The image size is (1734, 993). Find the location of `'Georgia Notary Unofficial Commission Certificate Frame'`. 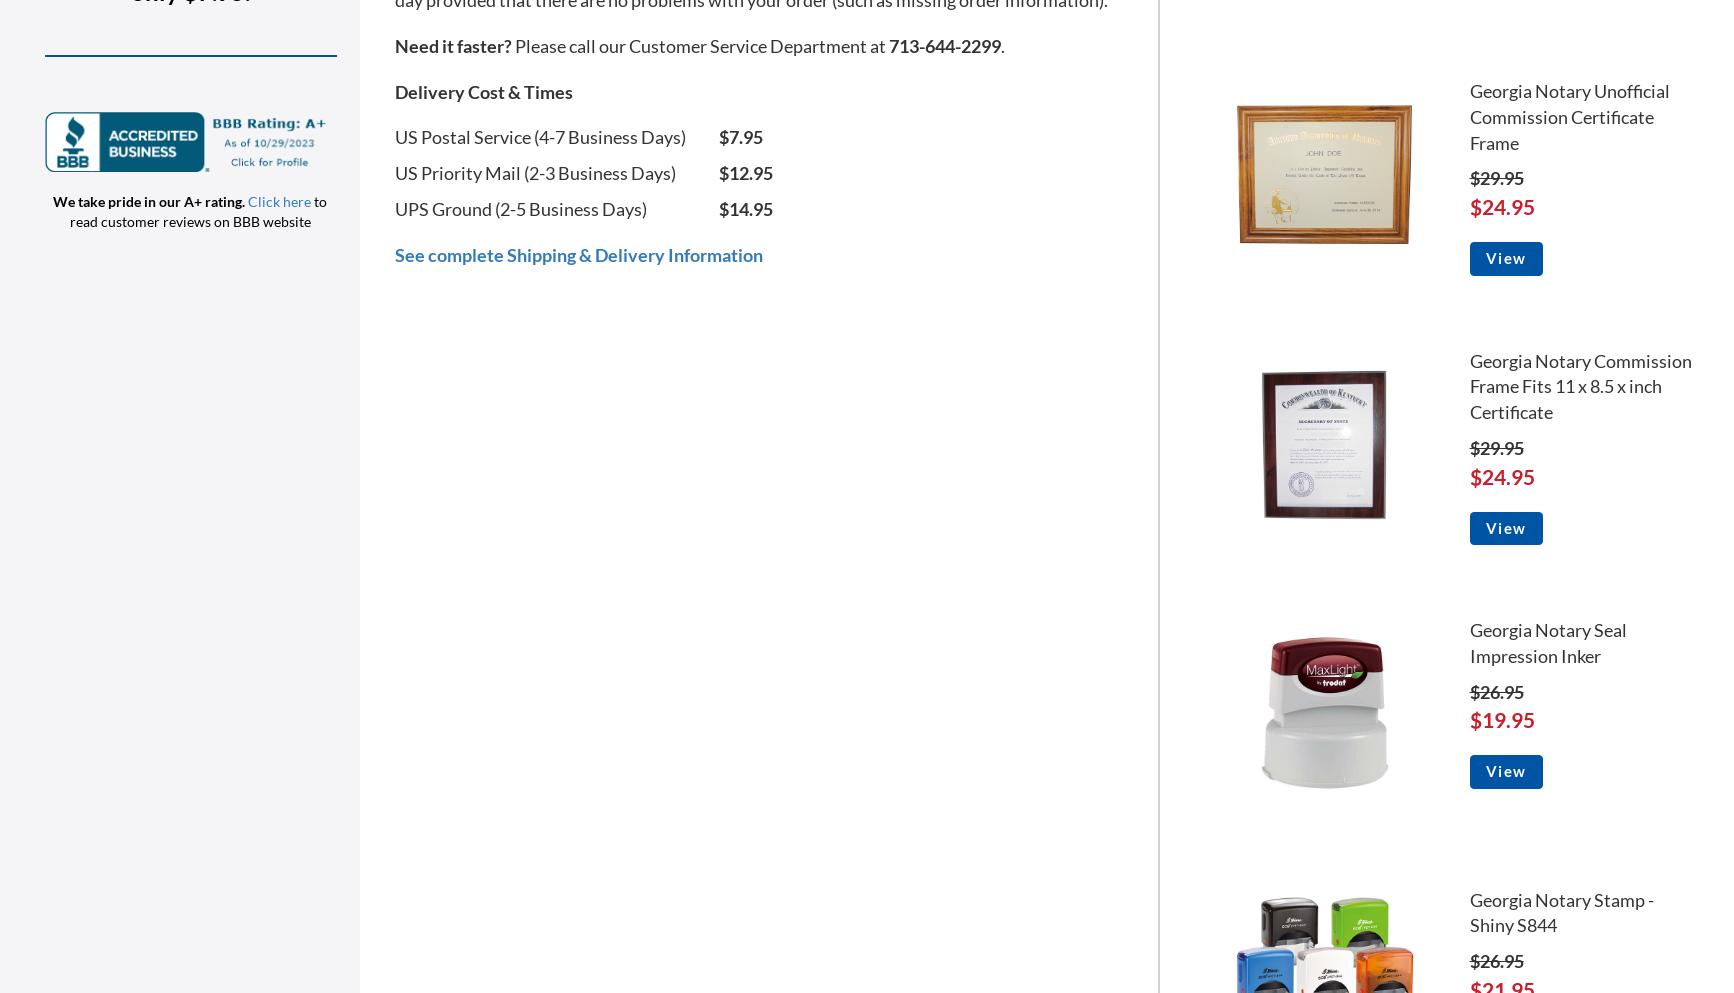

'Georgia Notary Unofficial Commission Certificate Frame' is located at coordinates (1468, 116).